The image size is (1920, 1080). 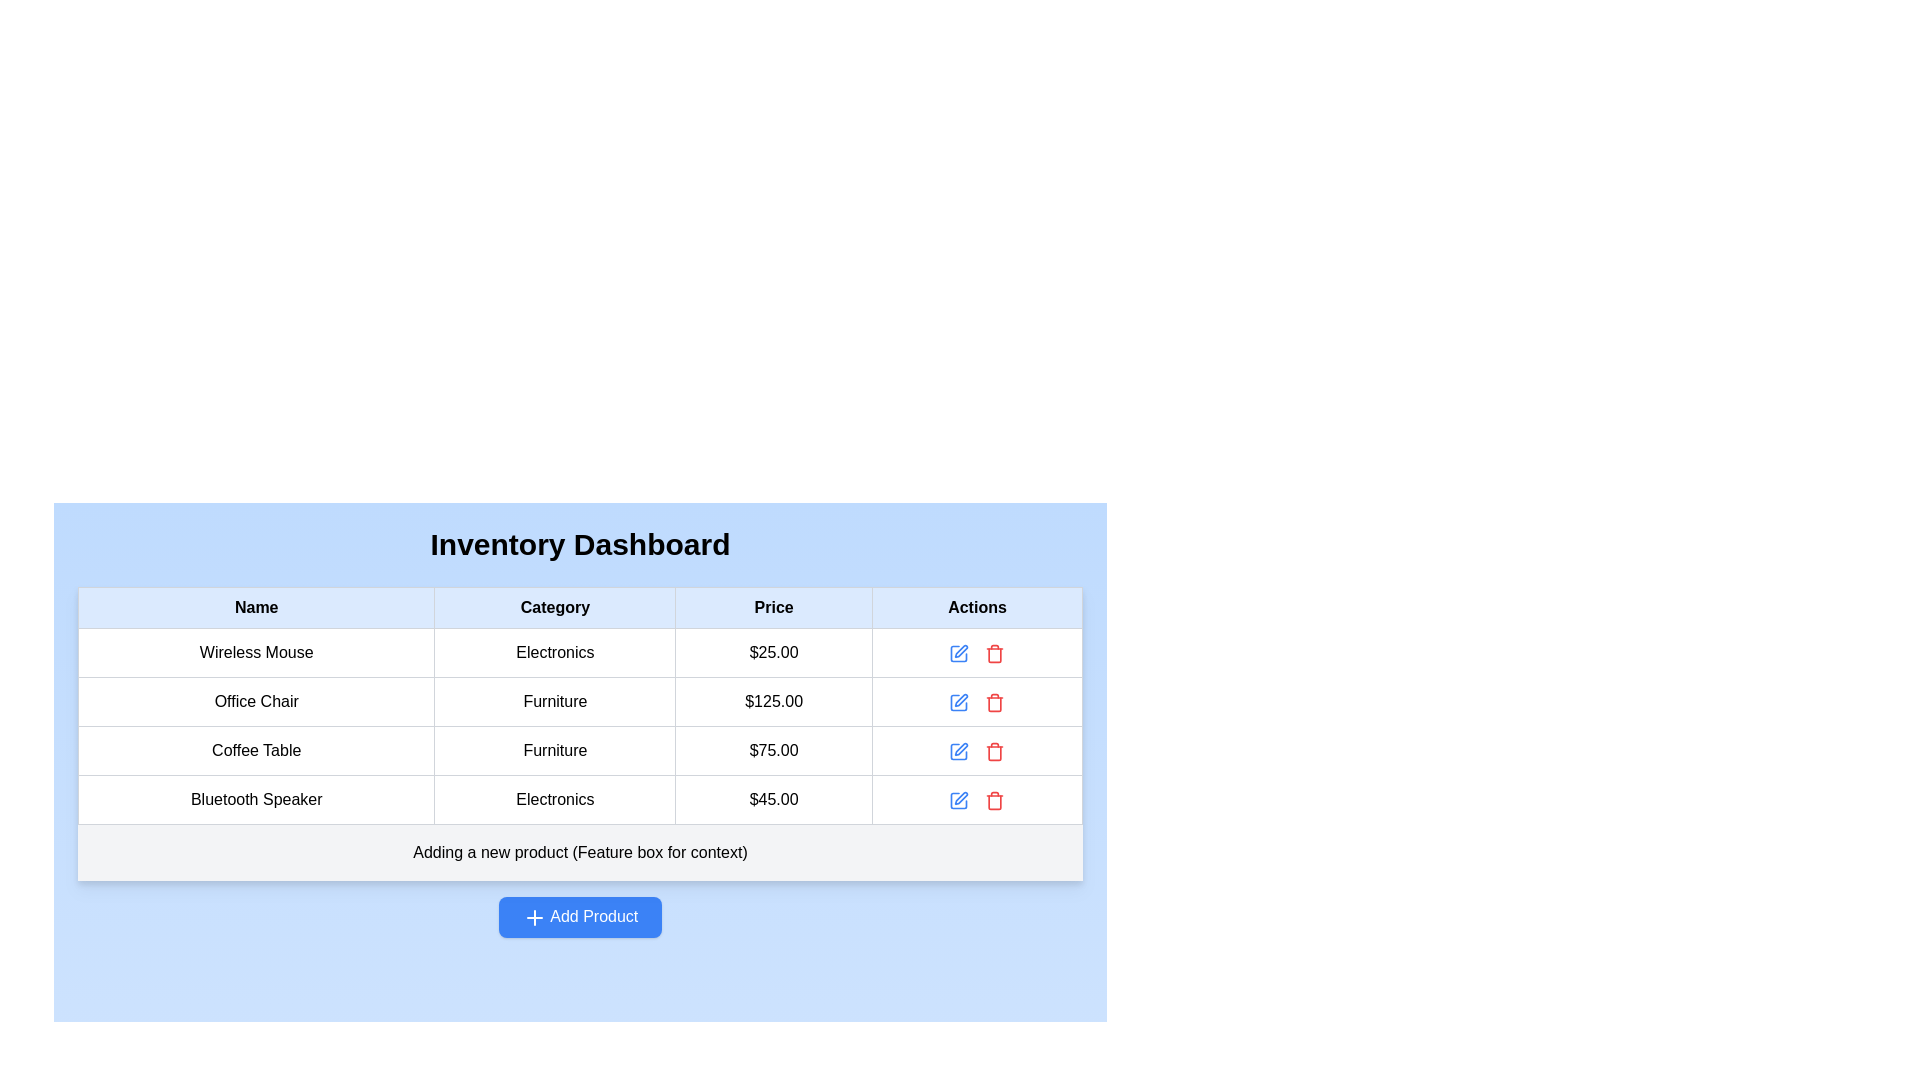 I want to click on the red trash bin icon in the 'Actions' column of the first row in the table, so click(x=995, y=652).